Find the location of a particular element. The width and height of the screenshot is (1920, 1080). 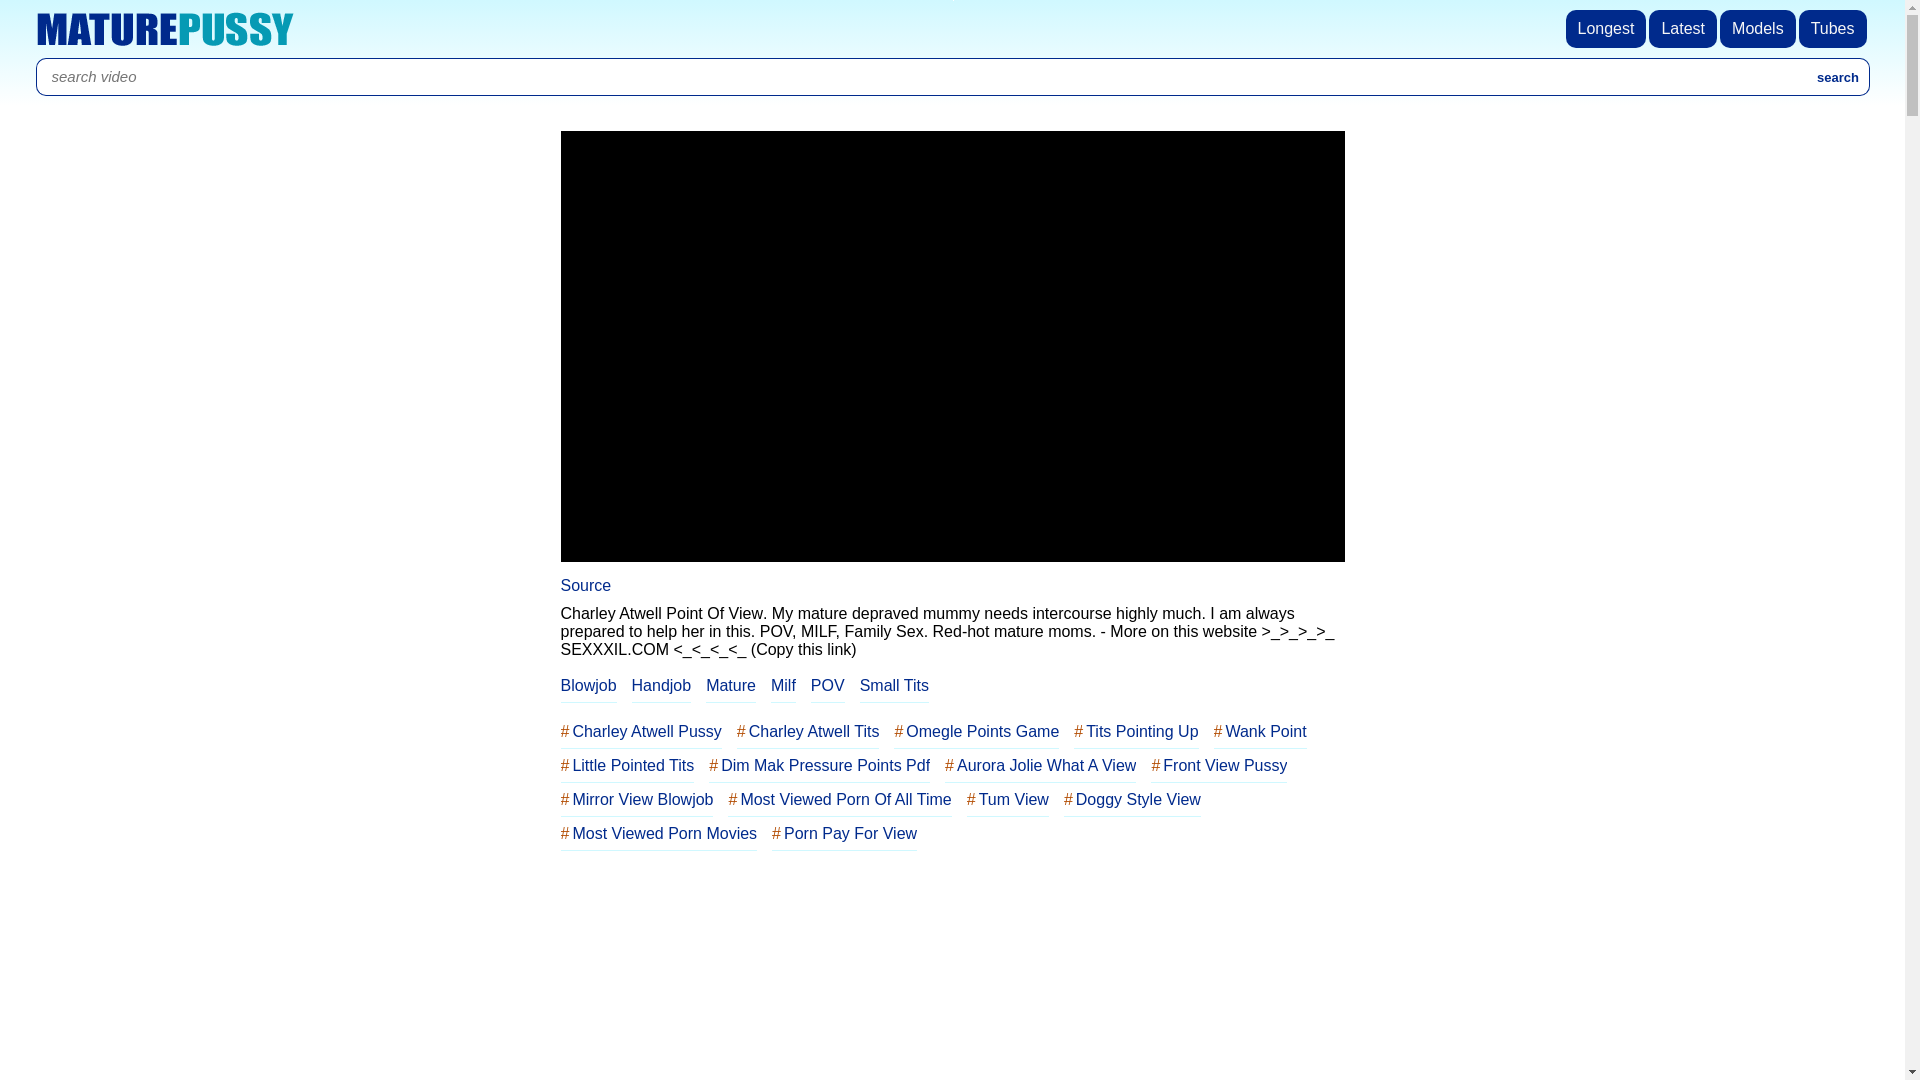

'Aurora Jolie What A View' is located at coordinates (944, 765).